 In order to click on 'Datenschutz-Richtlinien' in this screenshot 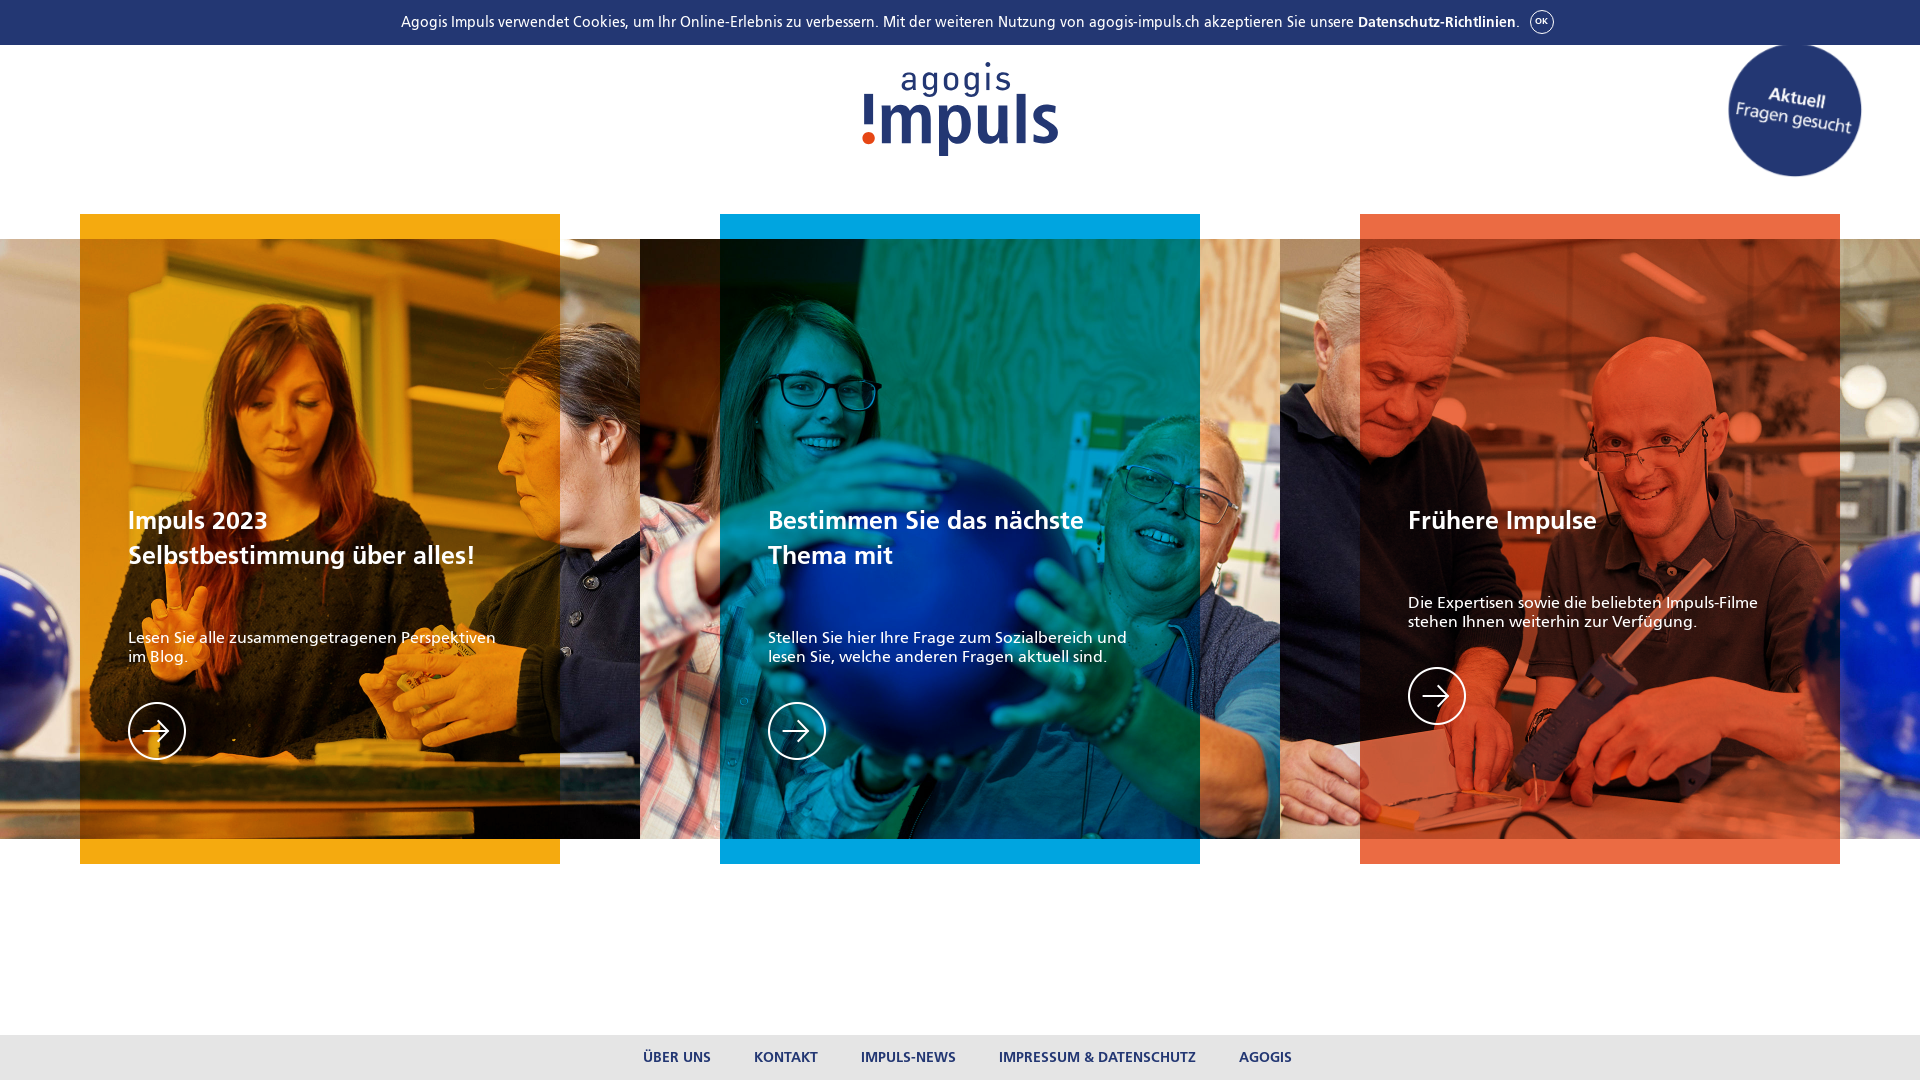, I will do `click(1435, 22)`.